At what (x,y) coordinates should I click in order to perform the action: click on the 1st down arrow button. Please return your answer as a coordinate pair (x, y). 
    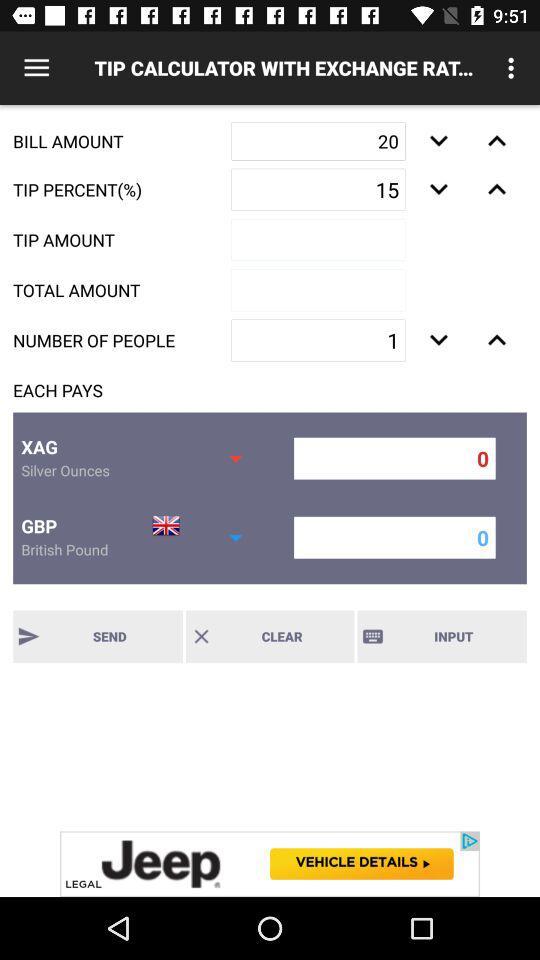
    Looking at the image, I should click on (438, 140).